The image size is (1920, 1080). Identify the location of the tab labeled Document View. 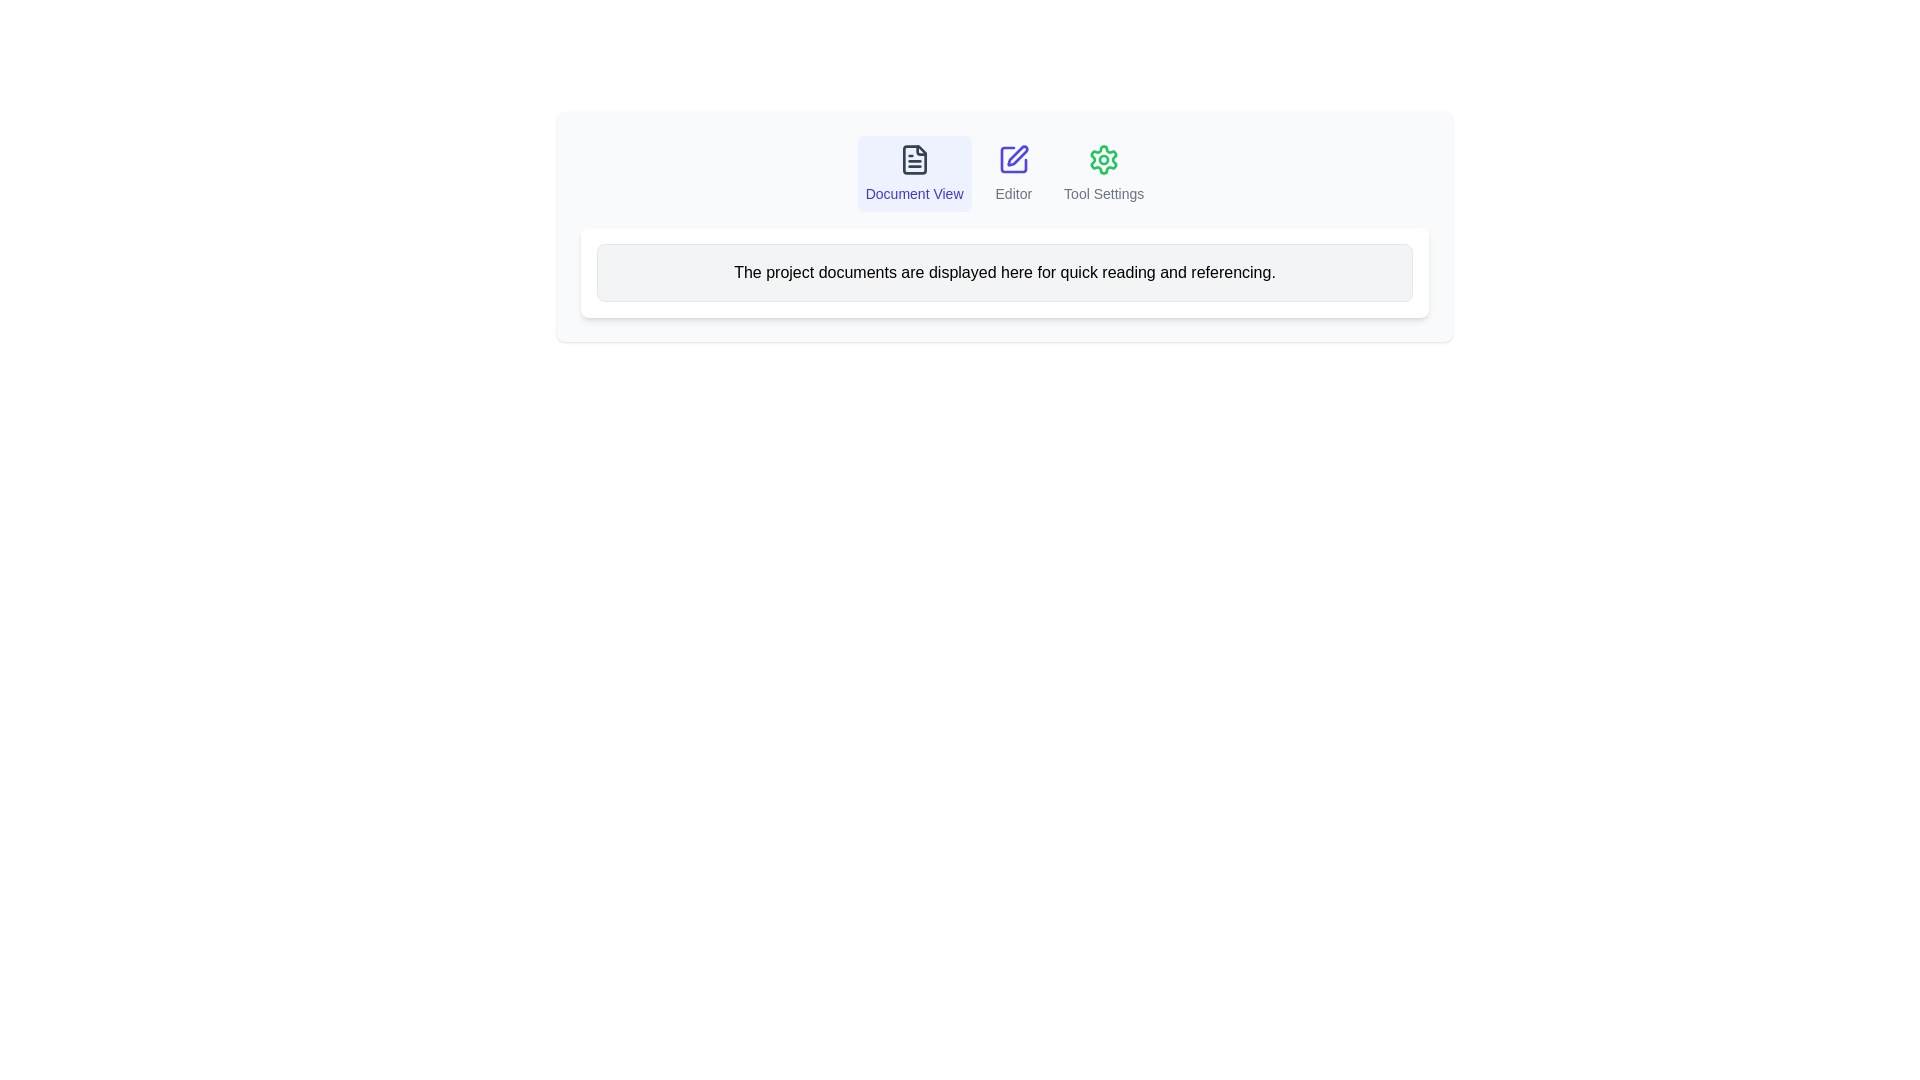
(913, 172).